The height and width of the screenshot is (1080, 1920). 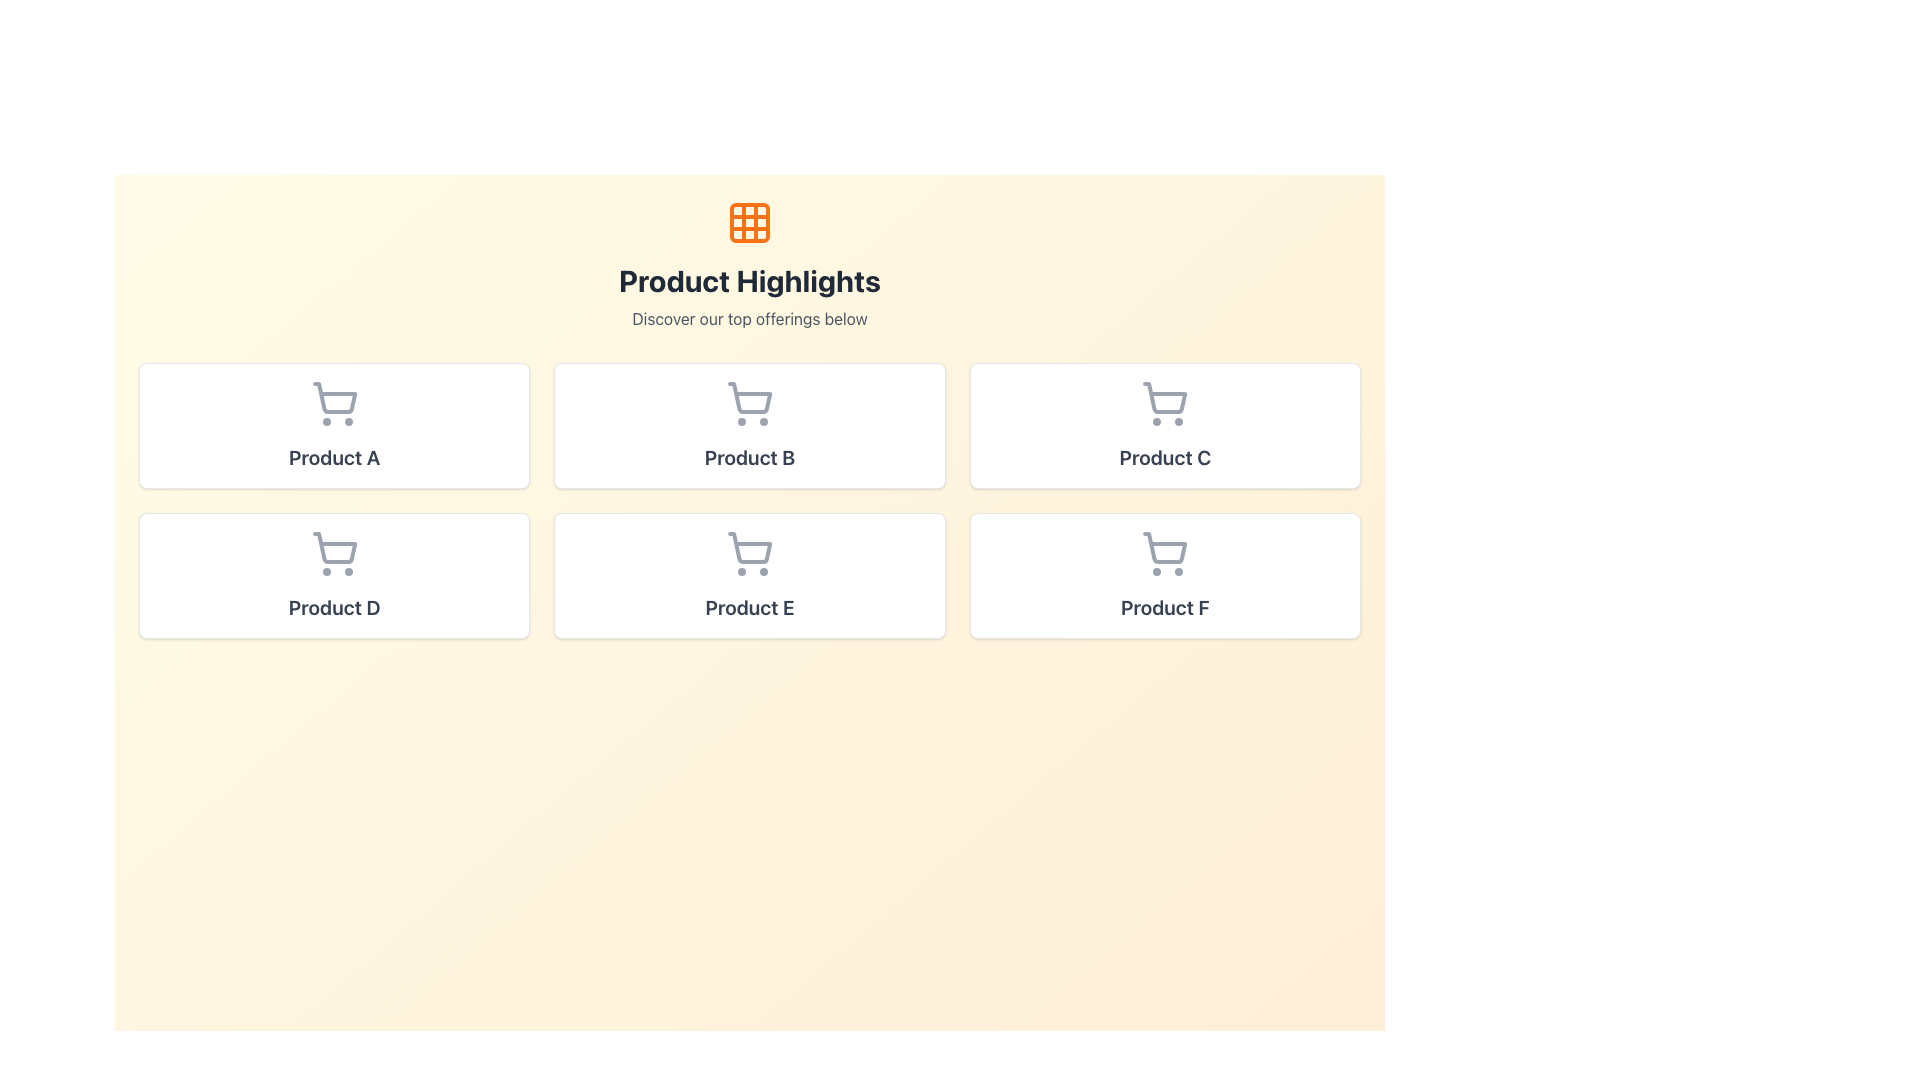 I want to click on the shopping cart icon representing 'Product A' located in the top-left section of the product card grid, so click(x=334, y=398).